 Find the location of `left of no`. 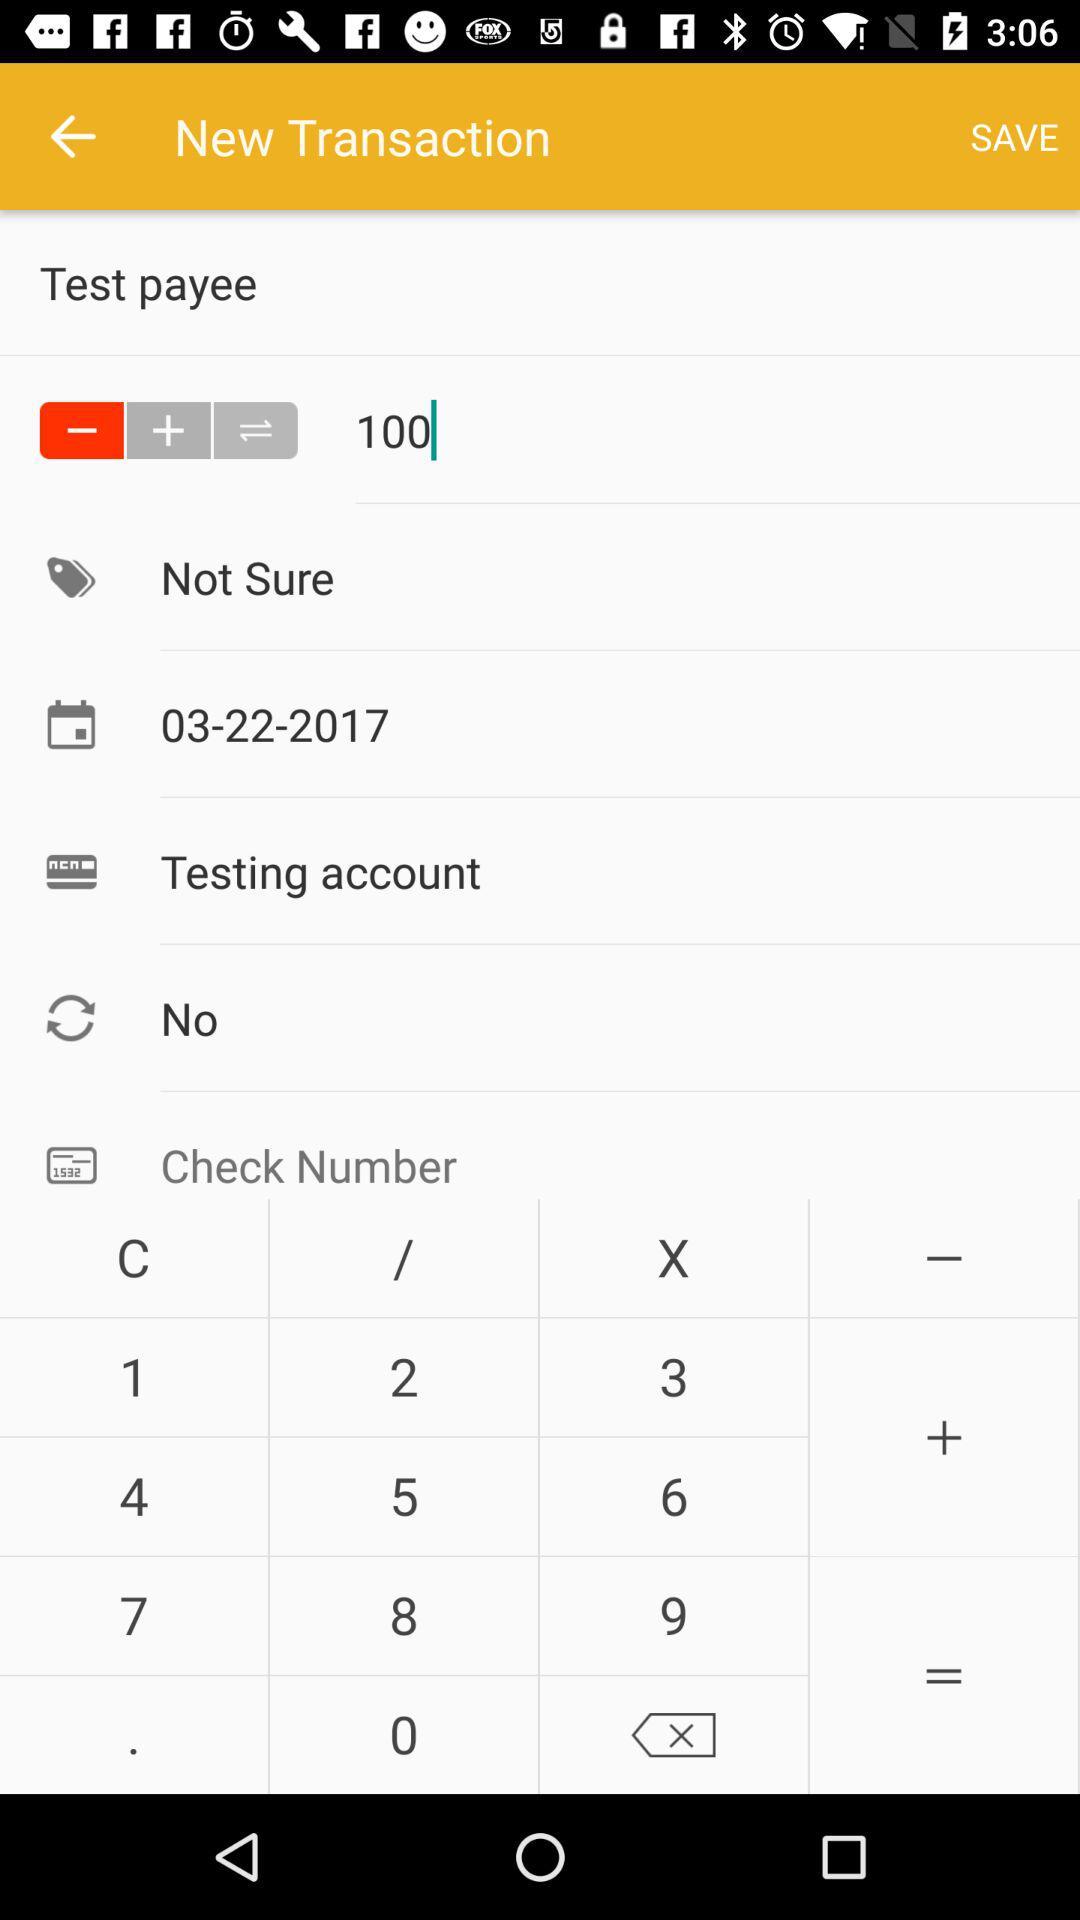

left of no is located at coordinates (70, 1018).